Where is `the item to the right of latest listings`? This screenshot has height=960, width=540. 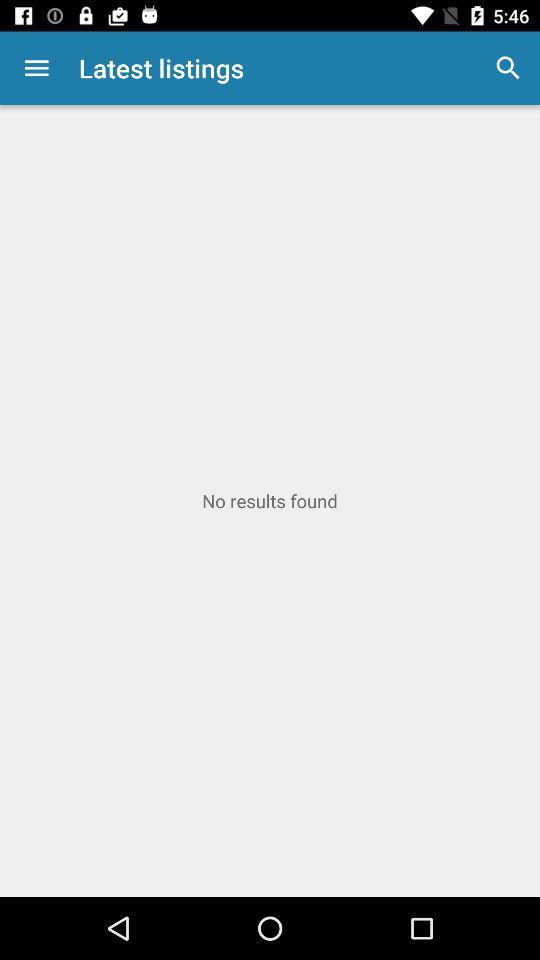
the item to the right of latest listings is located at coordinates (508, 68).